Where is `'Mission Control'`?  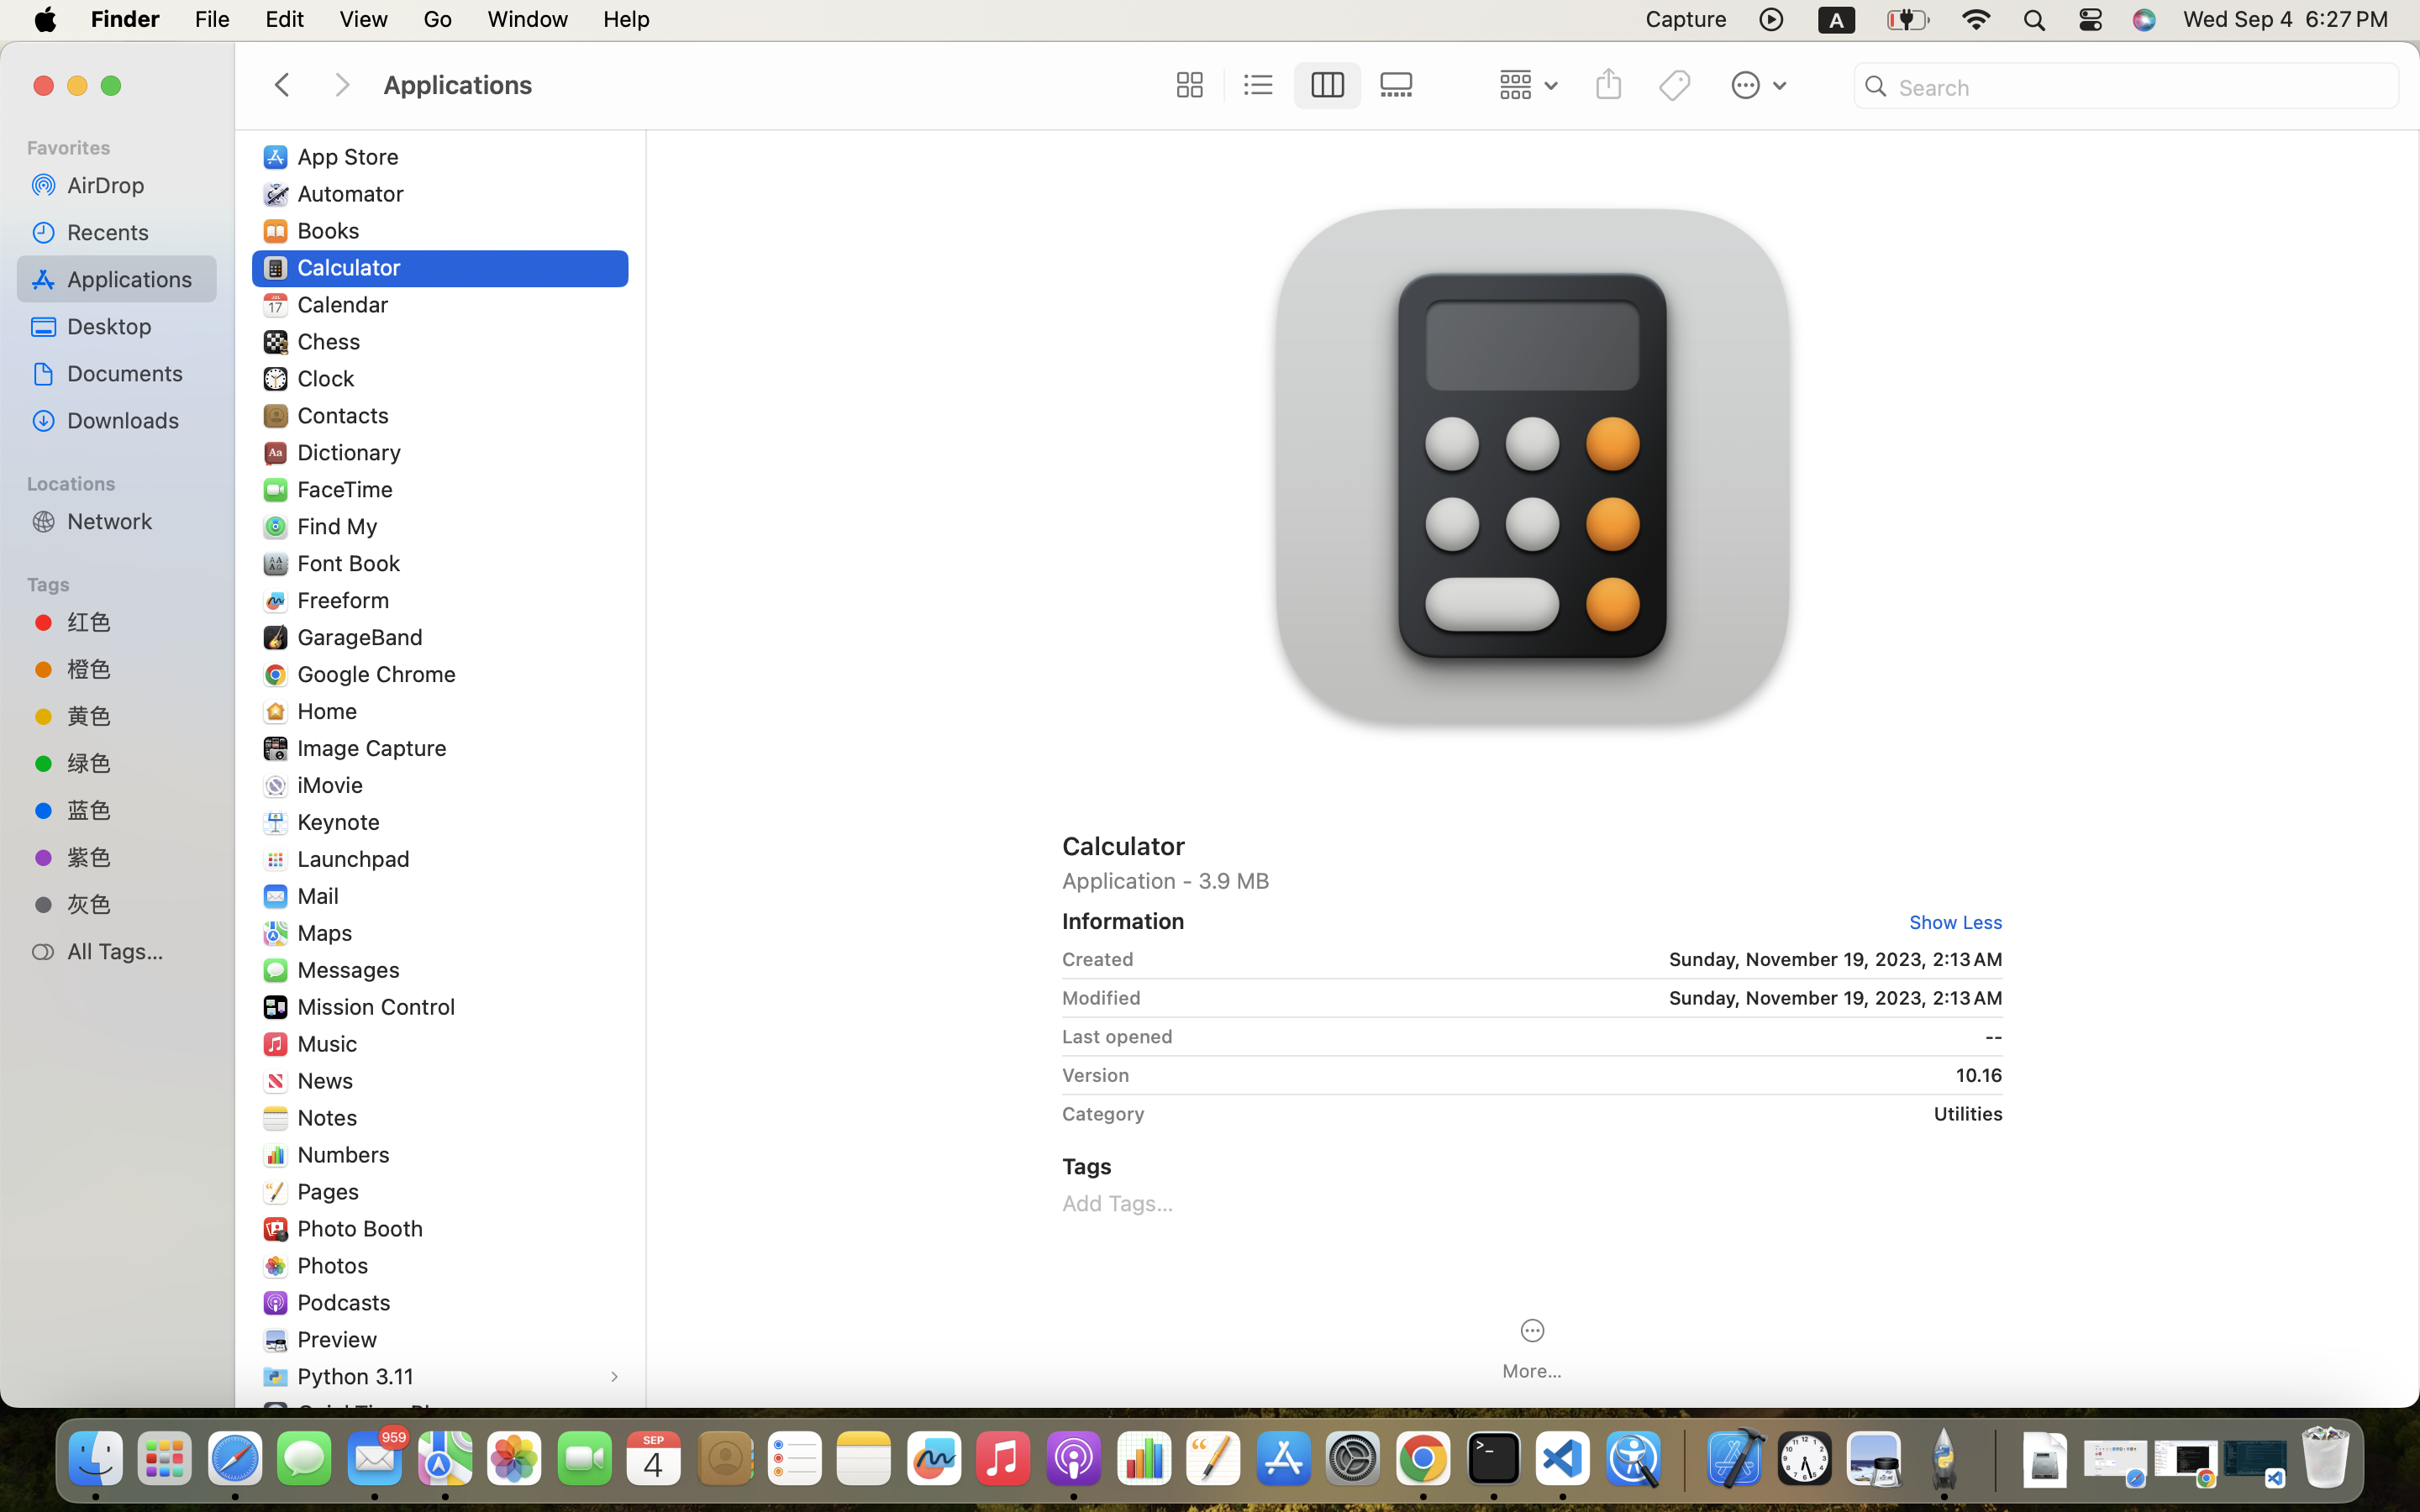 'Mission Control' is located at coordinates (381, 1006).